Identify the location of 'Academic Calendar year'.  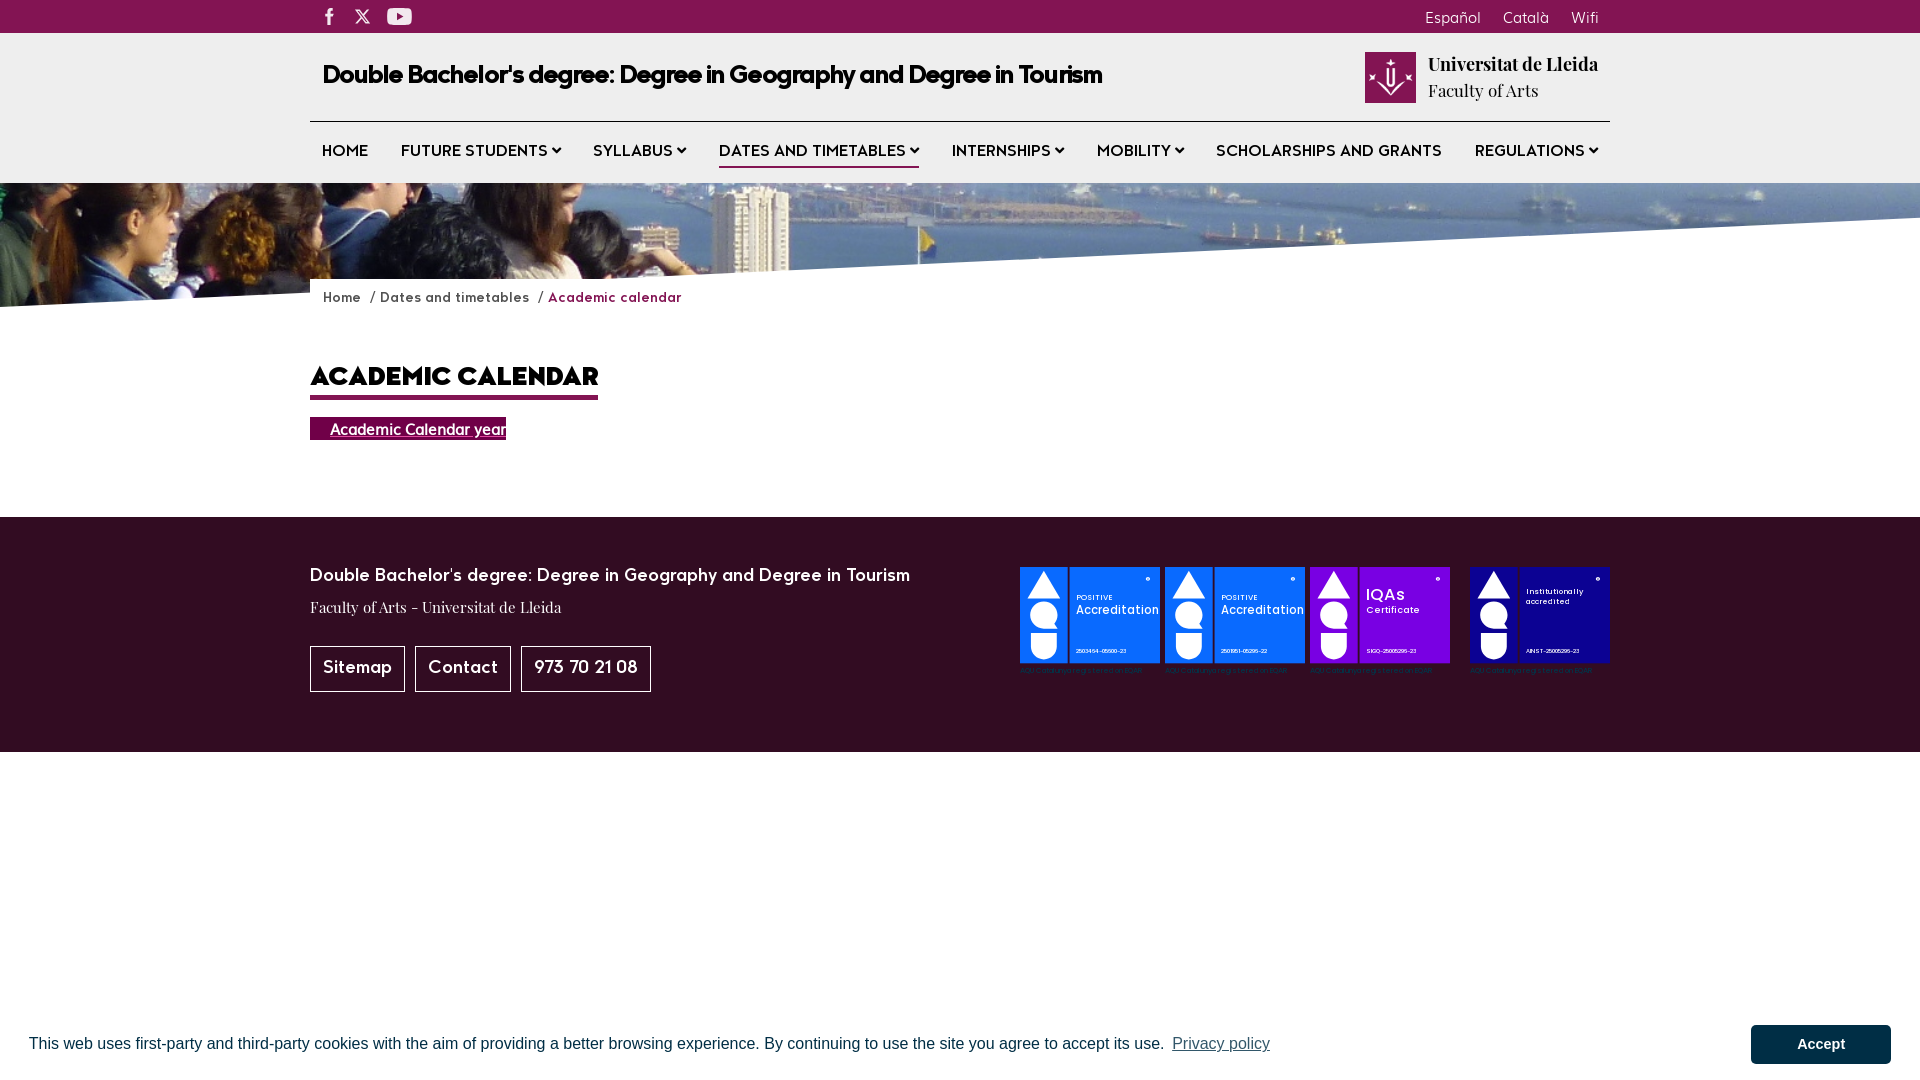
(407, 427).